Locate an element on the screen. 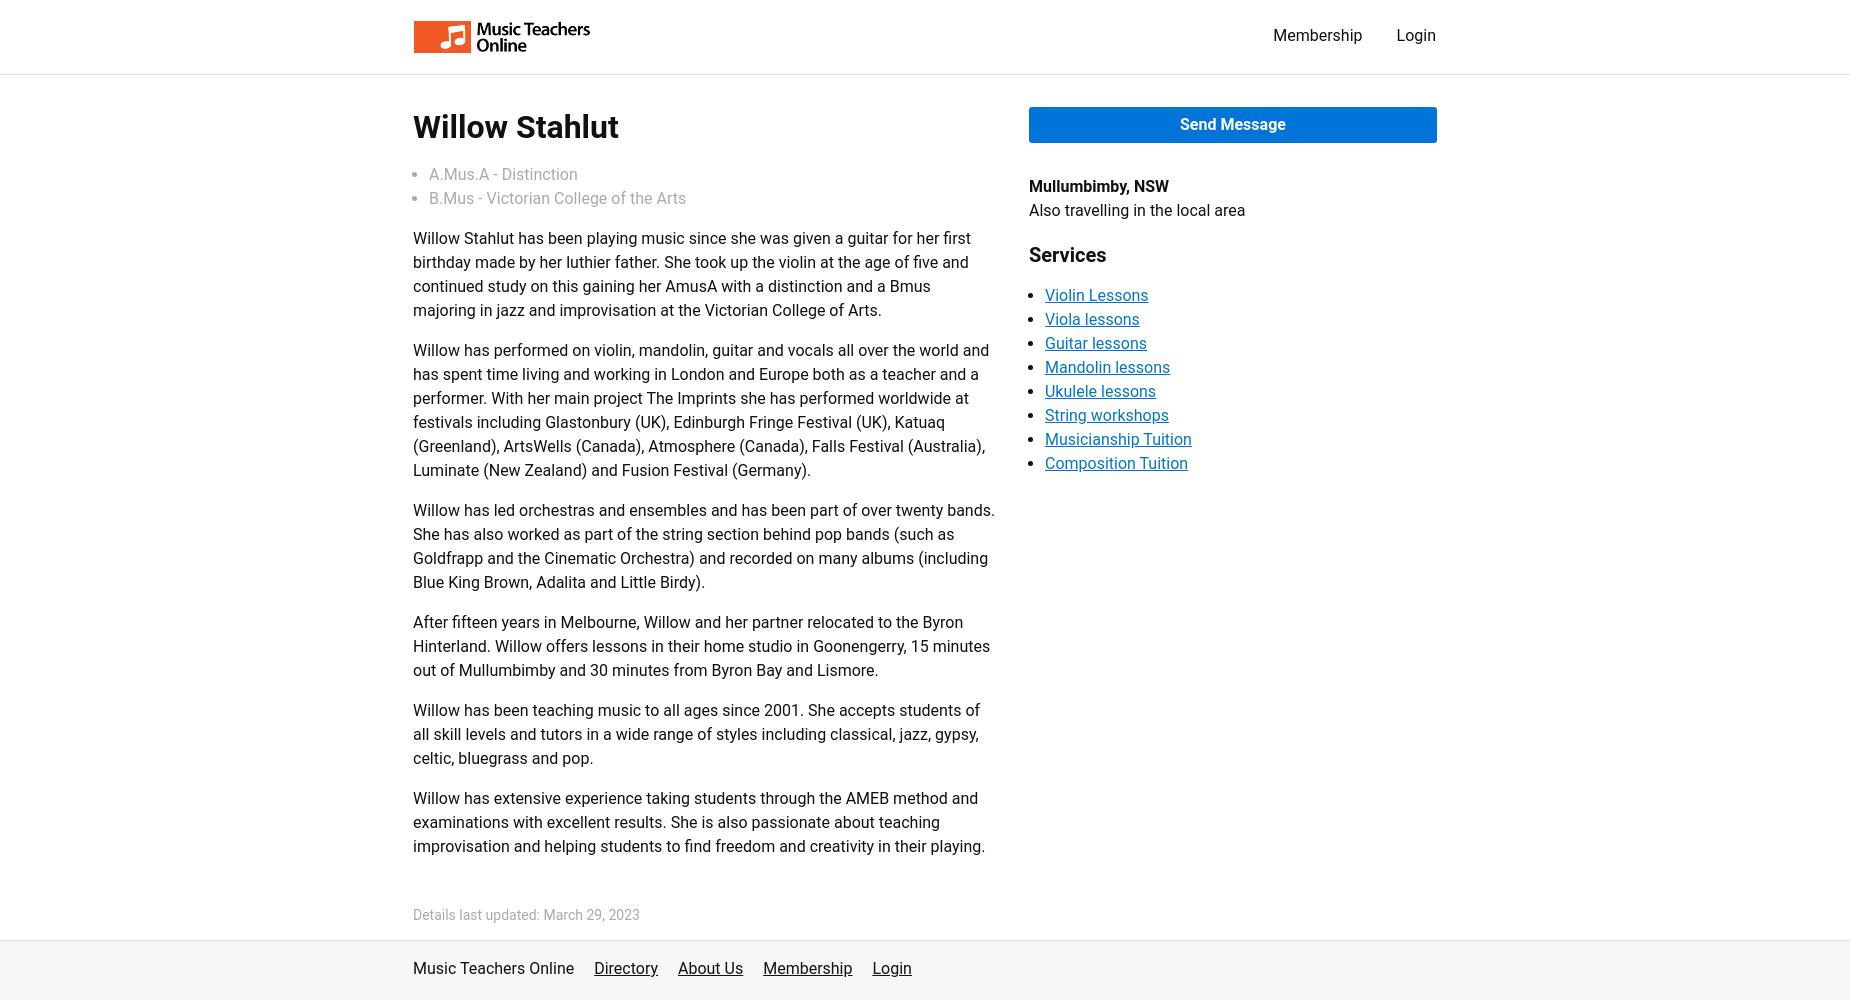 The image size is (1850, 1000). 'Viola lessons' is located at coordinates (1090, 318).